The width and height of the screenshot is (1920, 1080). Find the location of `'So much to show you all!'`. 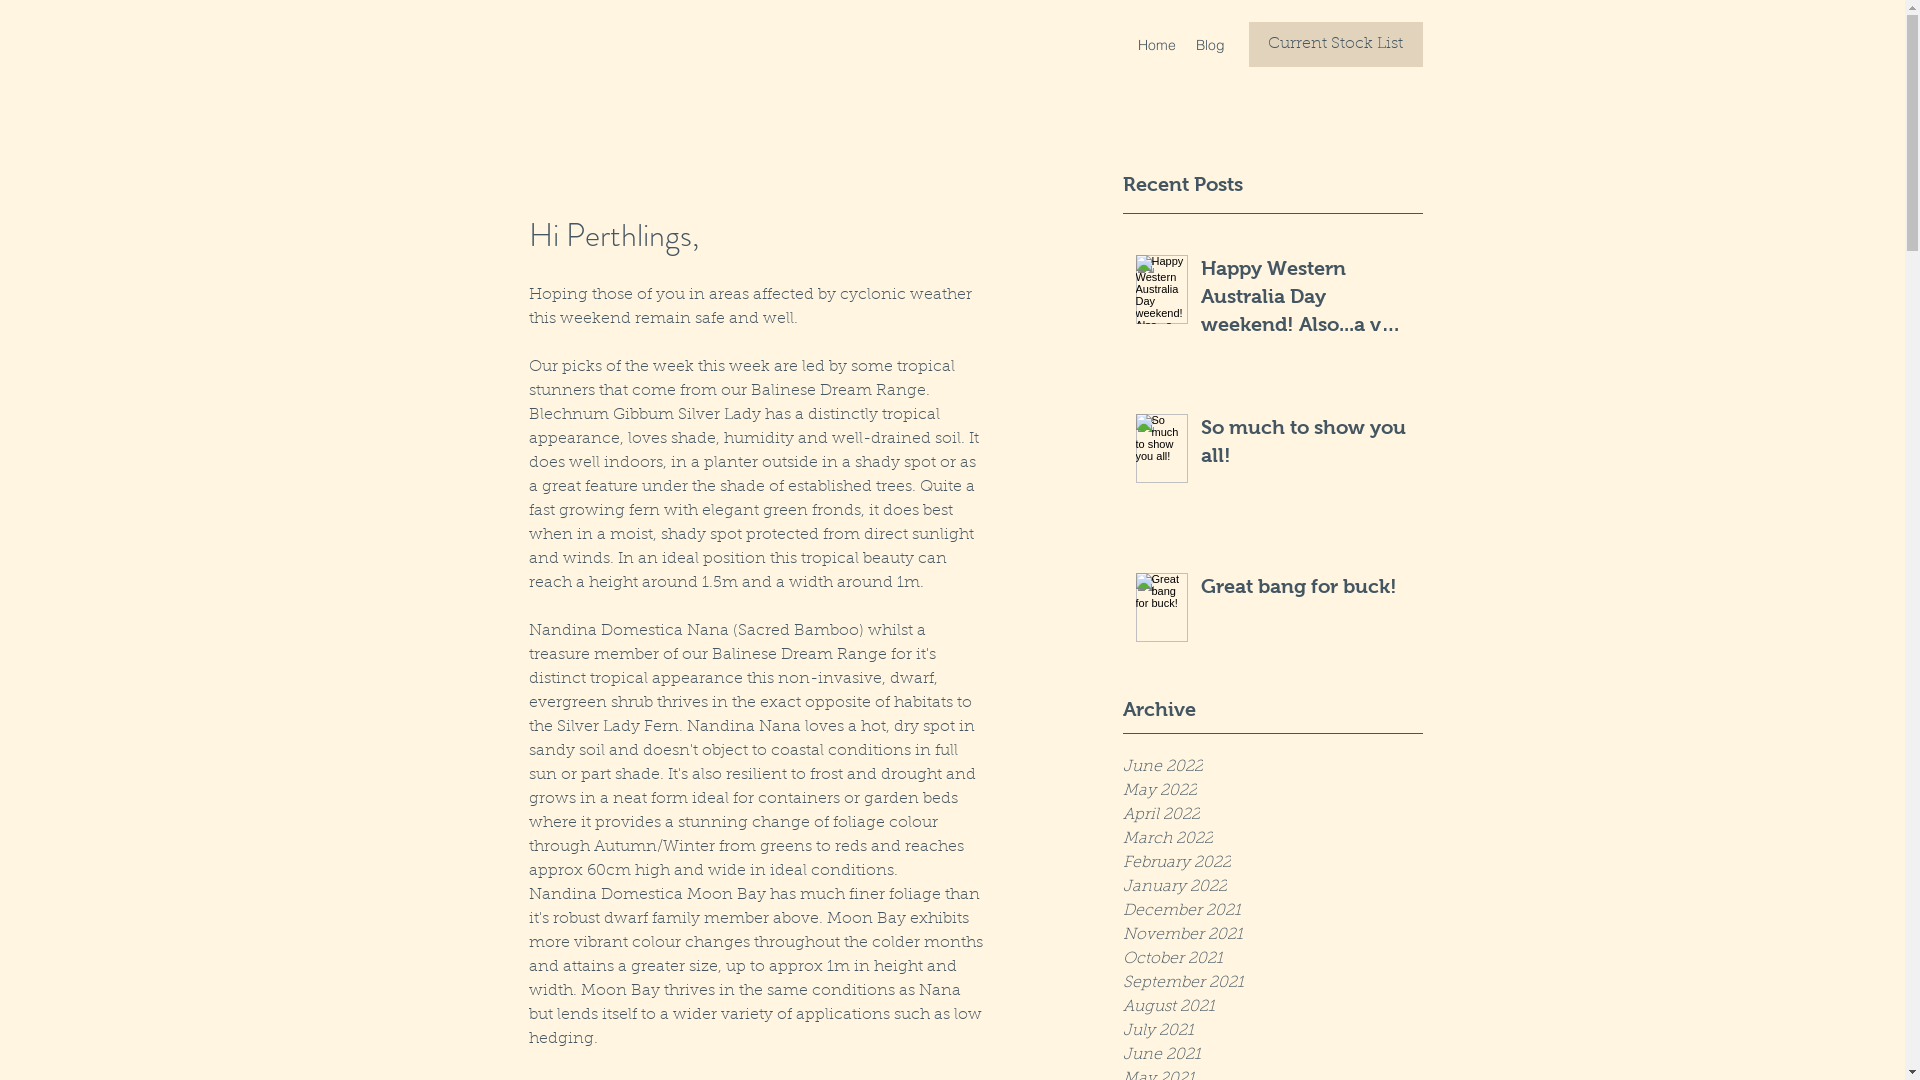

'So much to show you all!' is located at coordinates (1305, 443).